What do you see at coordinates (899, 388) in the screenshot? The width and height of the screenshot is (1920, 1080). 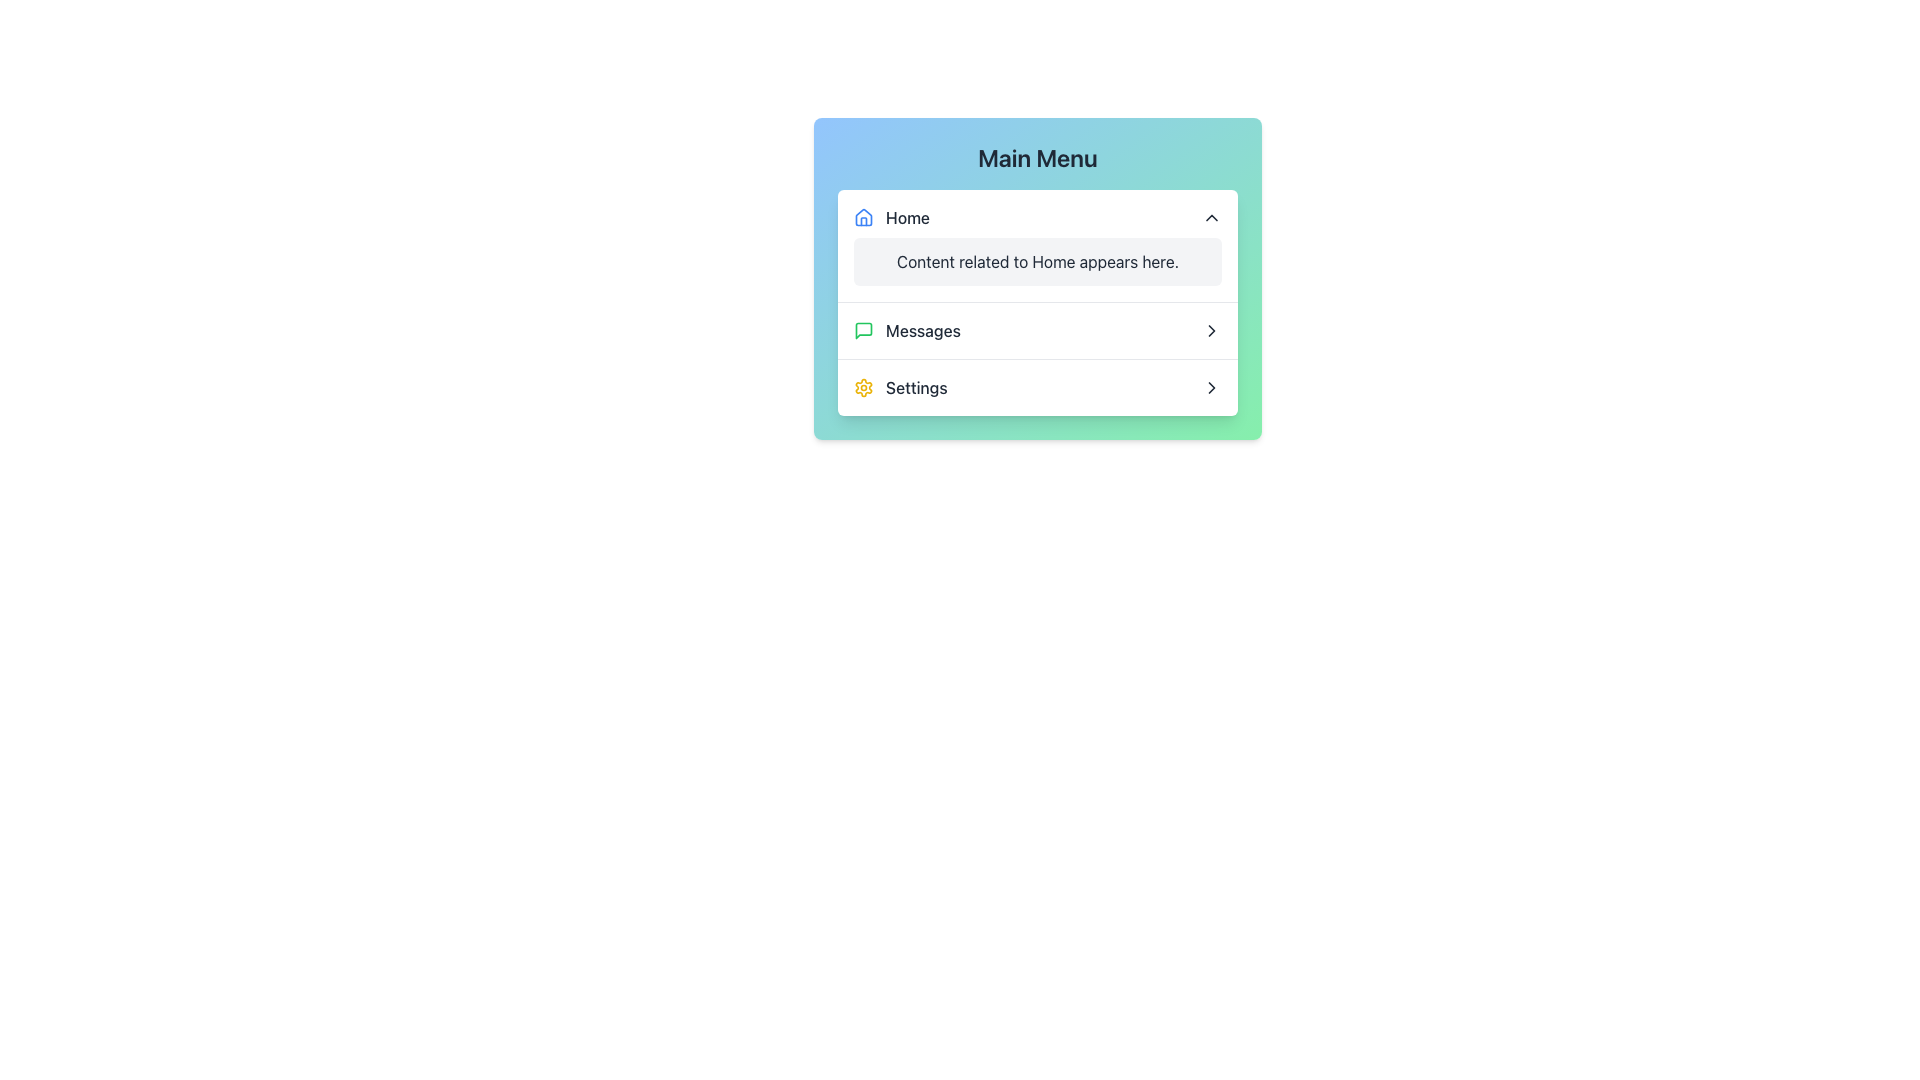 I see `the settings navigation item in the bottom row of the vertical menu, which is styled as a card and positioned between the 'Messages' row and the bottom edge` at bounding box center [899, 388].